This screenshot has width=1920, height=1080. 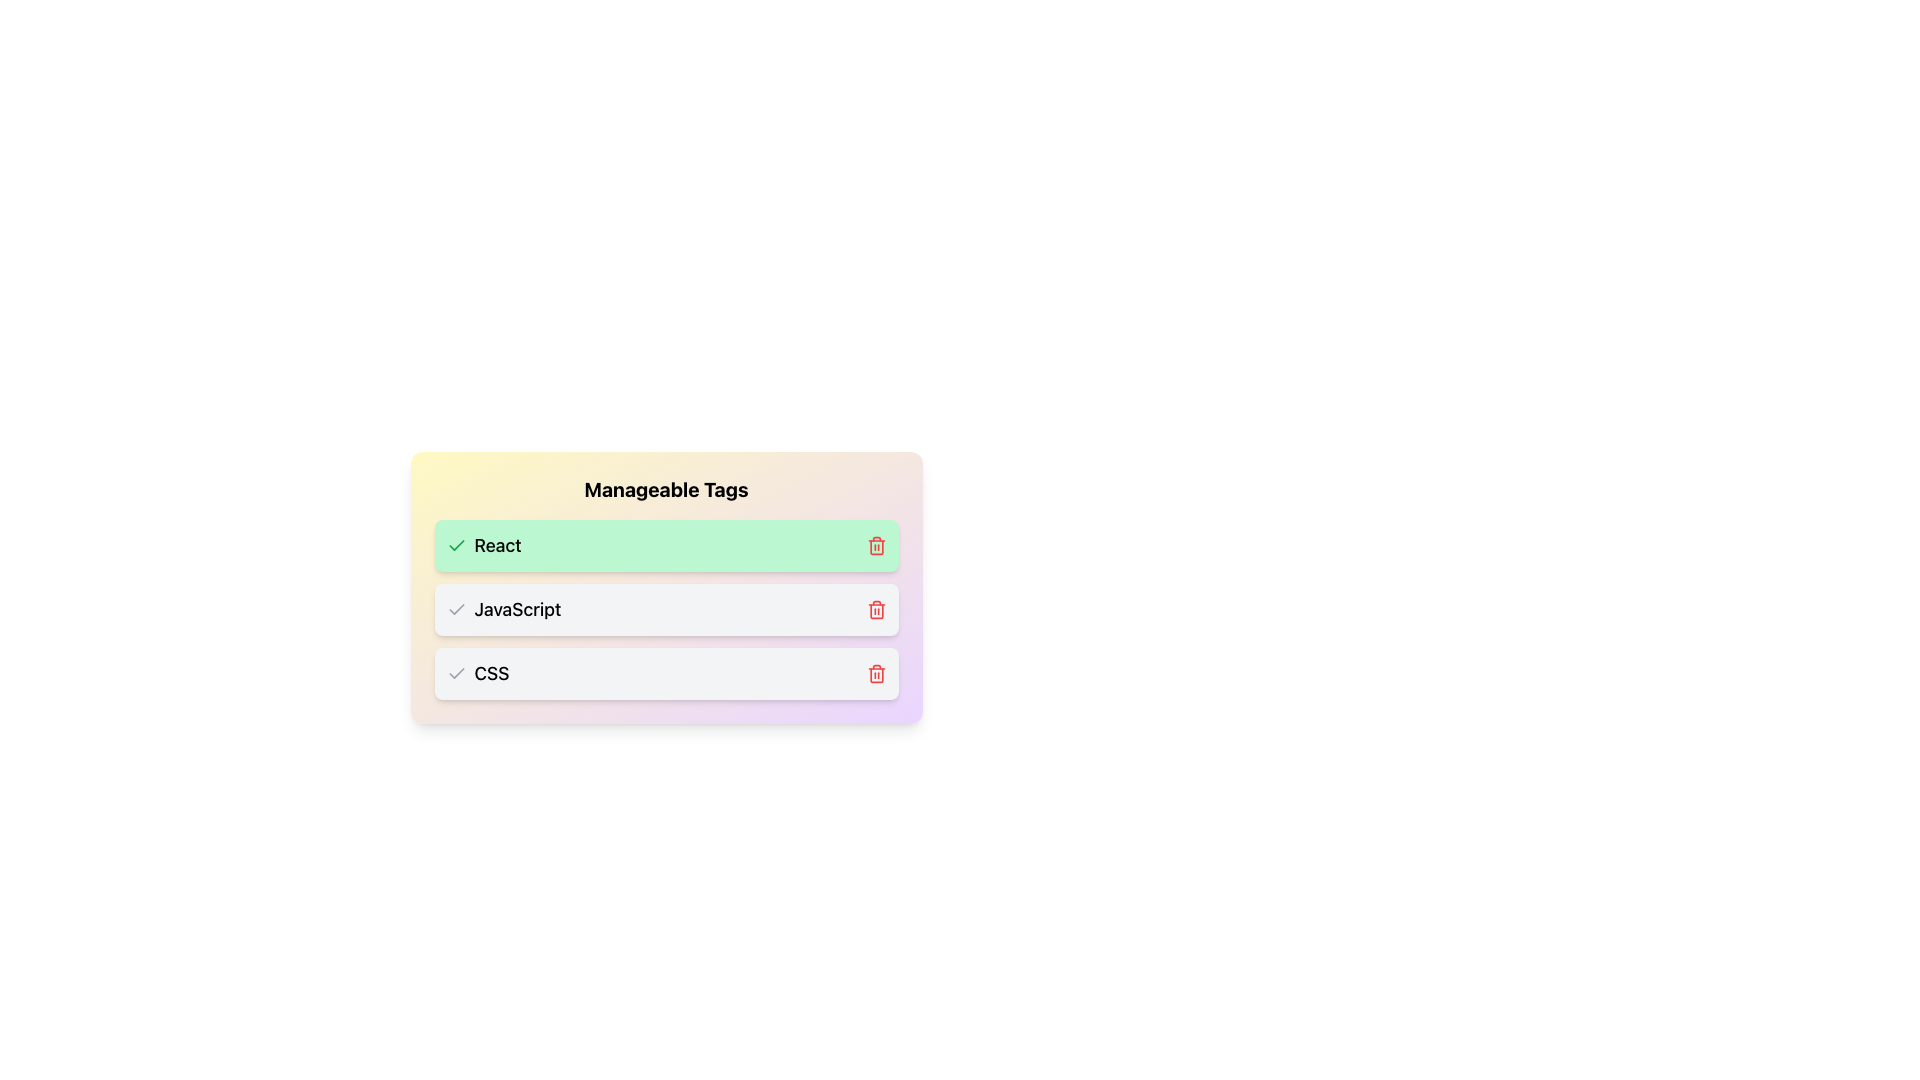 What do you see at coordinates (484, 546) in the screenshot?
I see `the 'React' tag item with an active state indicator, which has a green checkmark icon and is the first item in a vertically stacked list` at bounding box center [484, 546].